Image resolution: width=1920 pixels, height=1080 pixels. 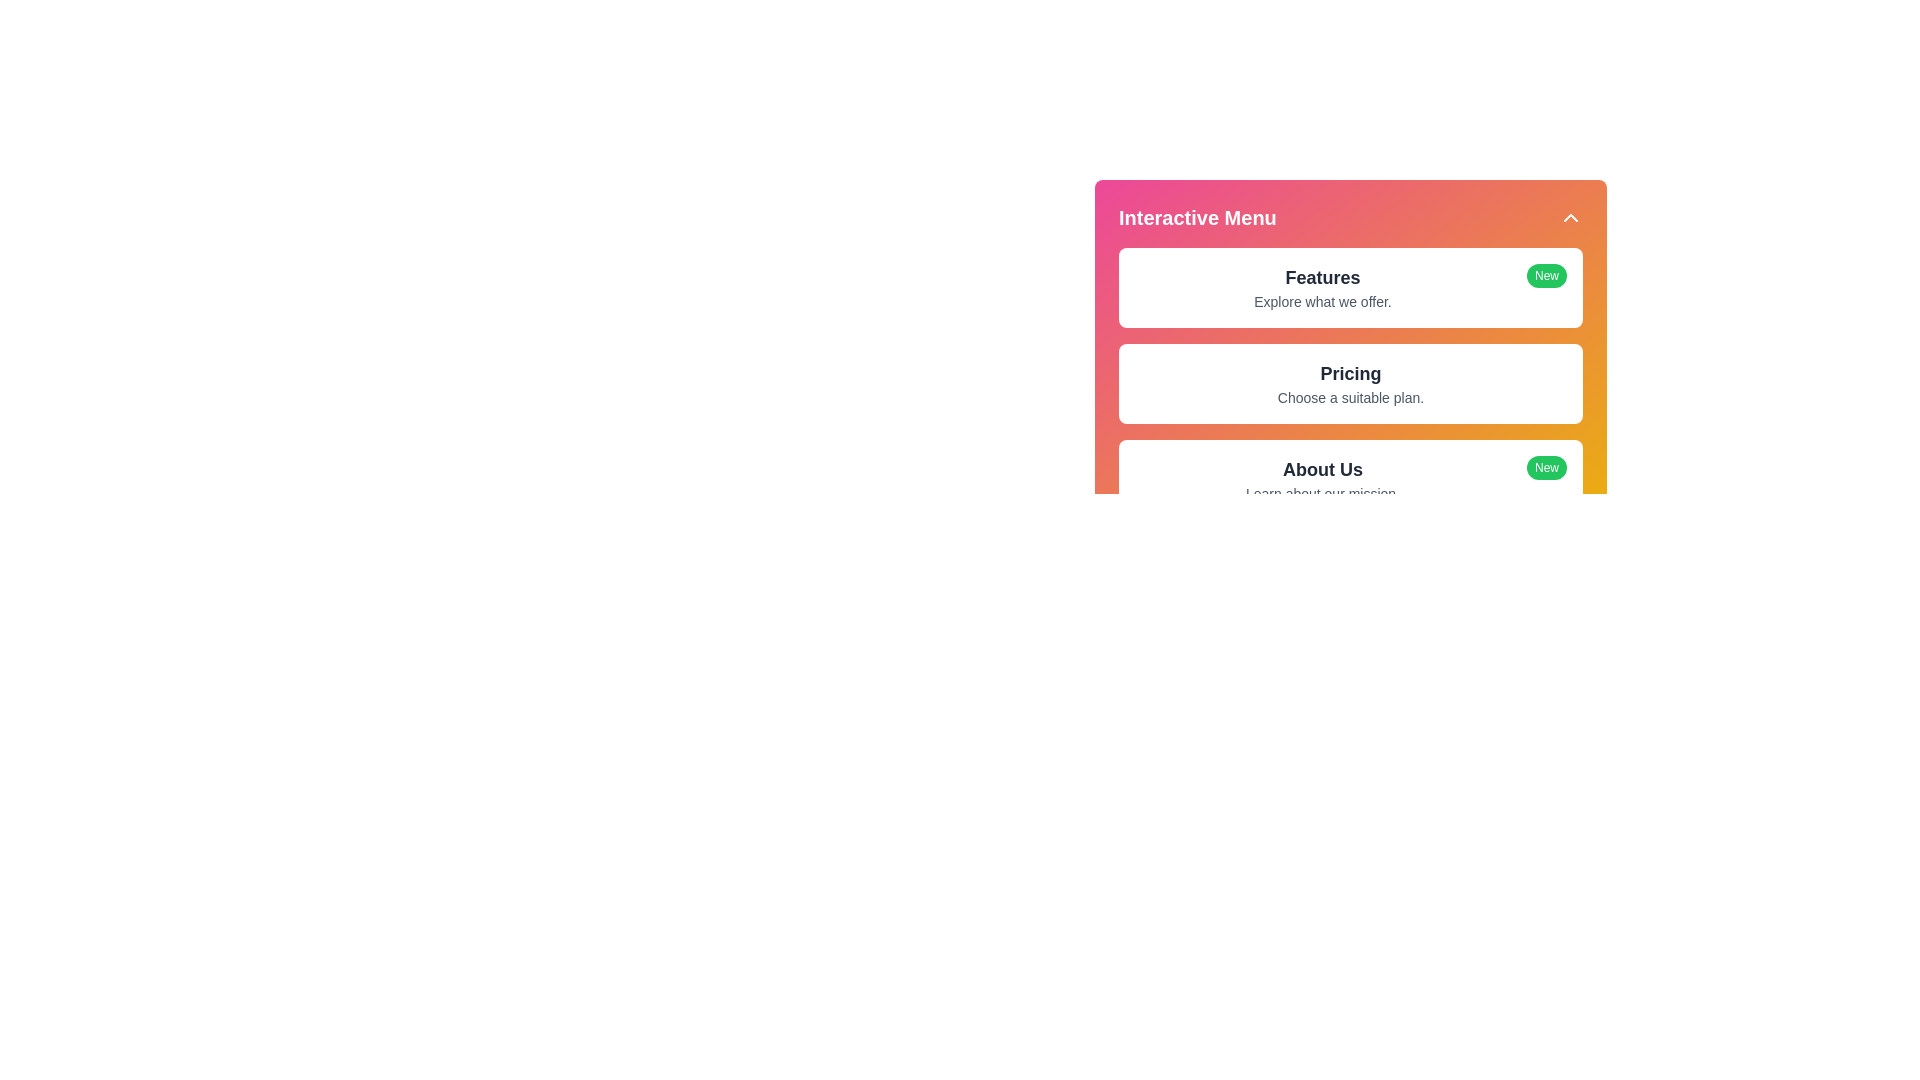 What do you see at coordinates (1350, 374) in the screenshot?
I see `the menu item labeled Pricing to view its details` at bounding box center [1350, 374].